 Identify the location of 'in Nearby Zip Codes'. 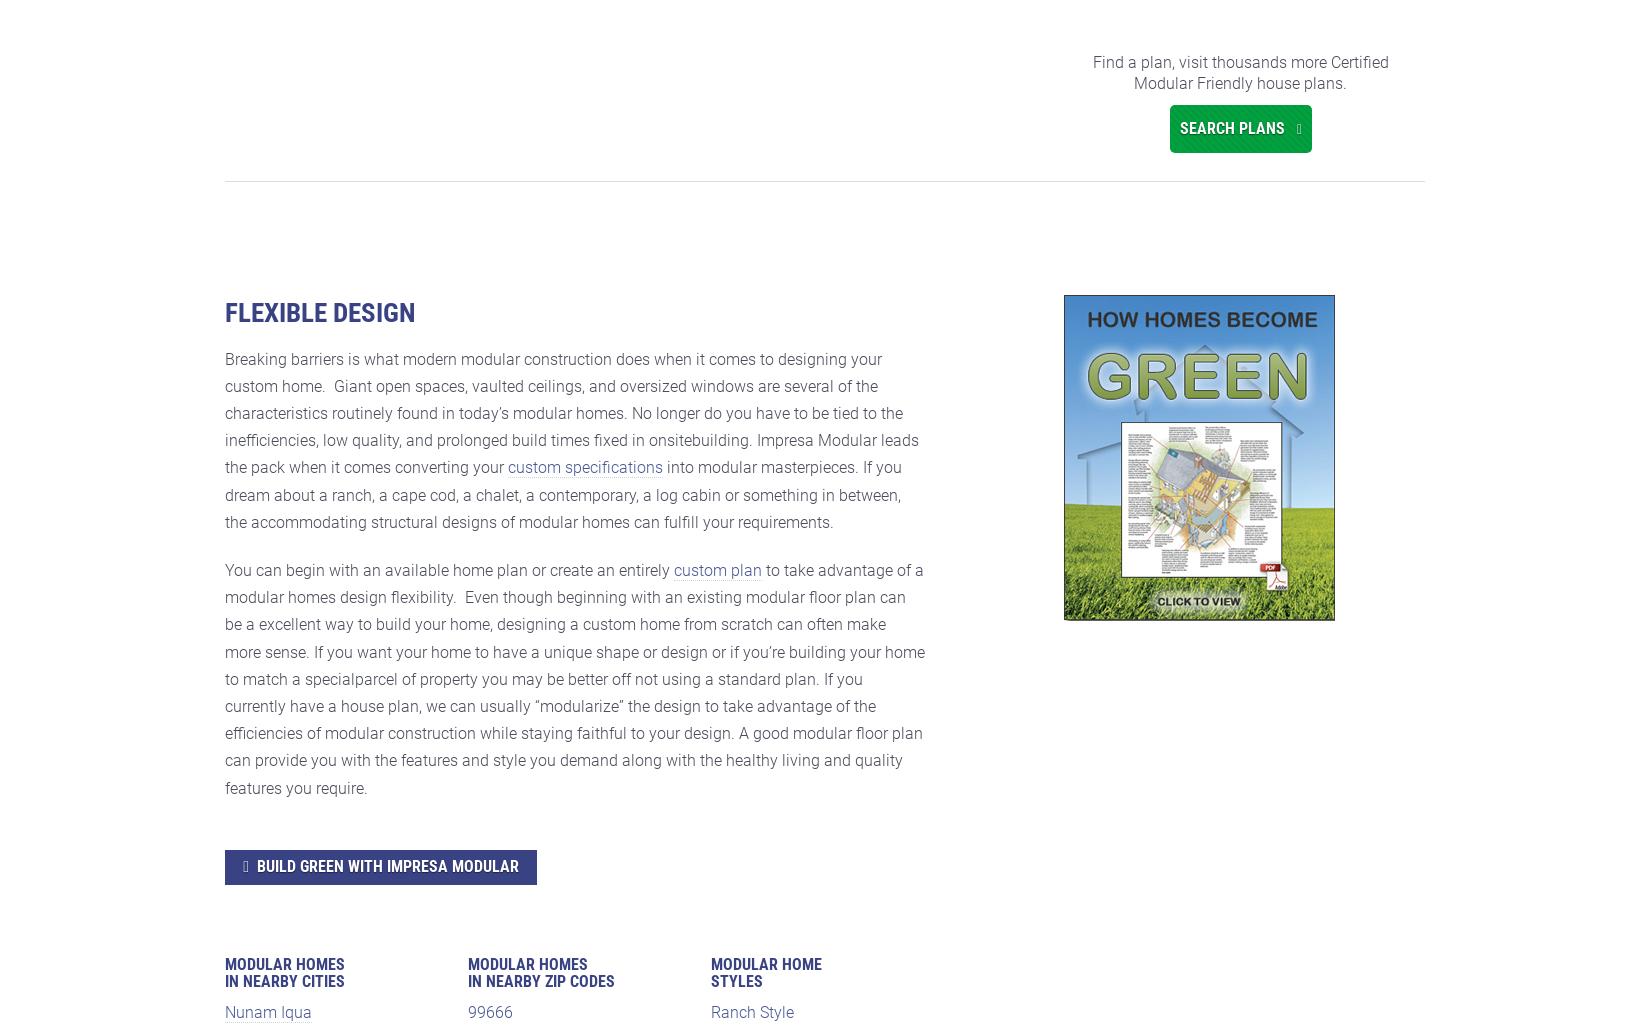
(539, 980).